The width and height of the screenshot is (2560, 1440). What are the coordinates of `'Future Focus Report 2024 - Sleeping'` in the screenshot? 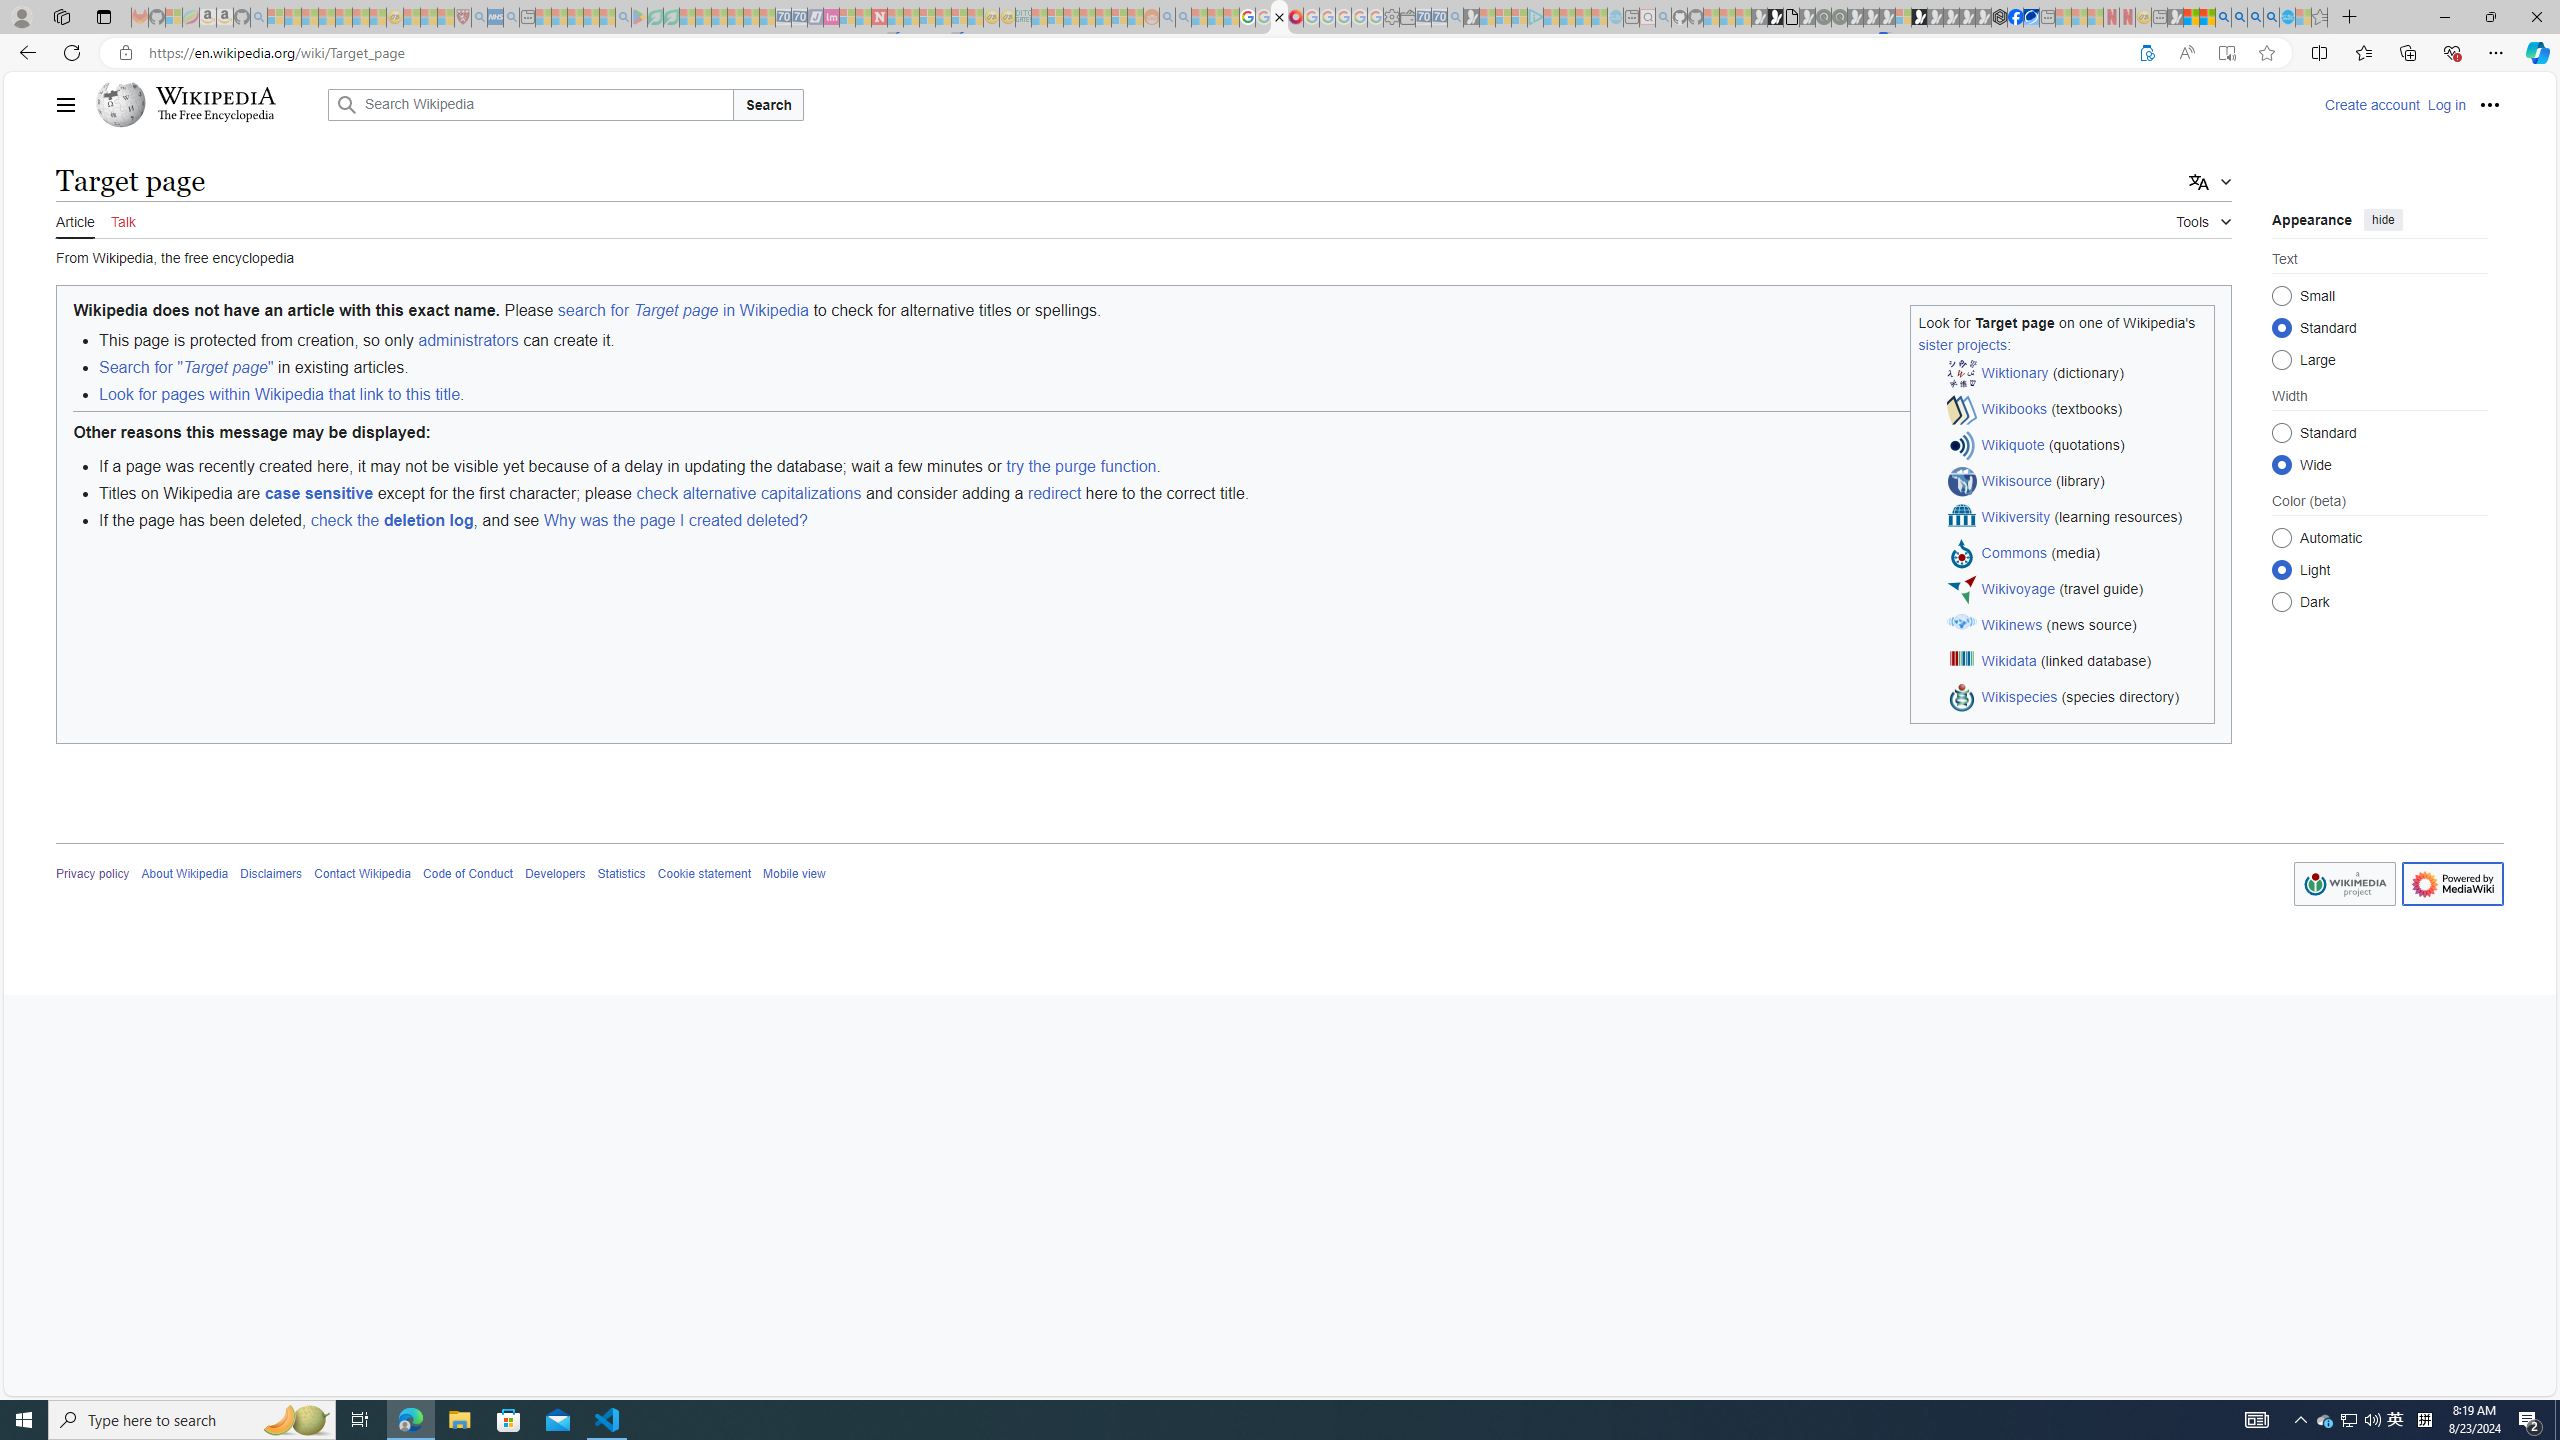 It's located at (1838, 16).